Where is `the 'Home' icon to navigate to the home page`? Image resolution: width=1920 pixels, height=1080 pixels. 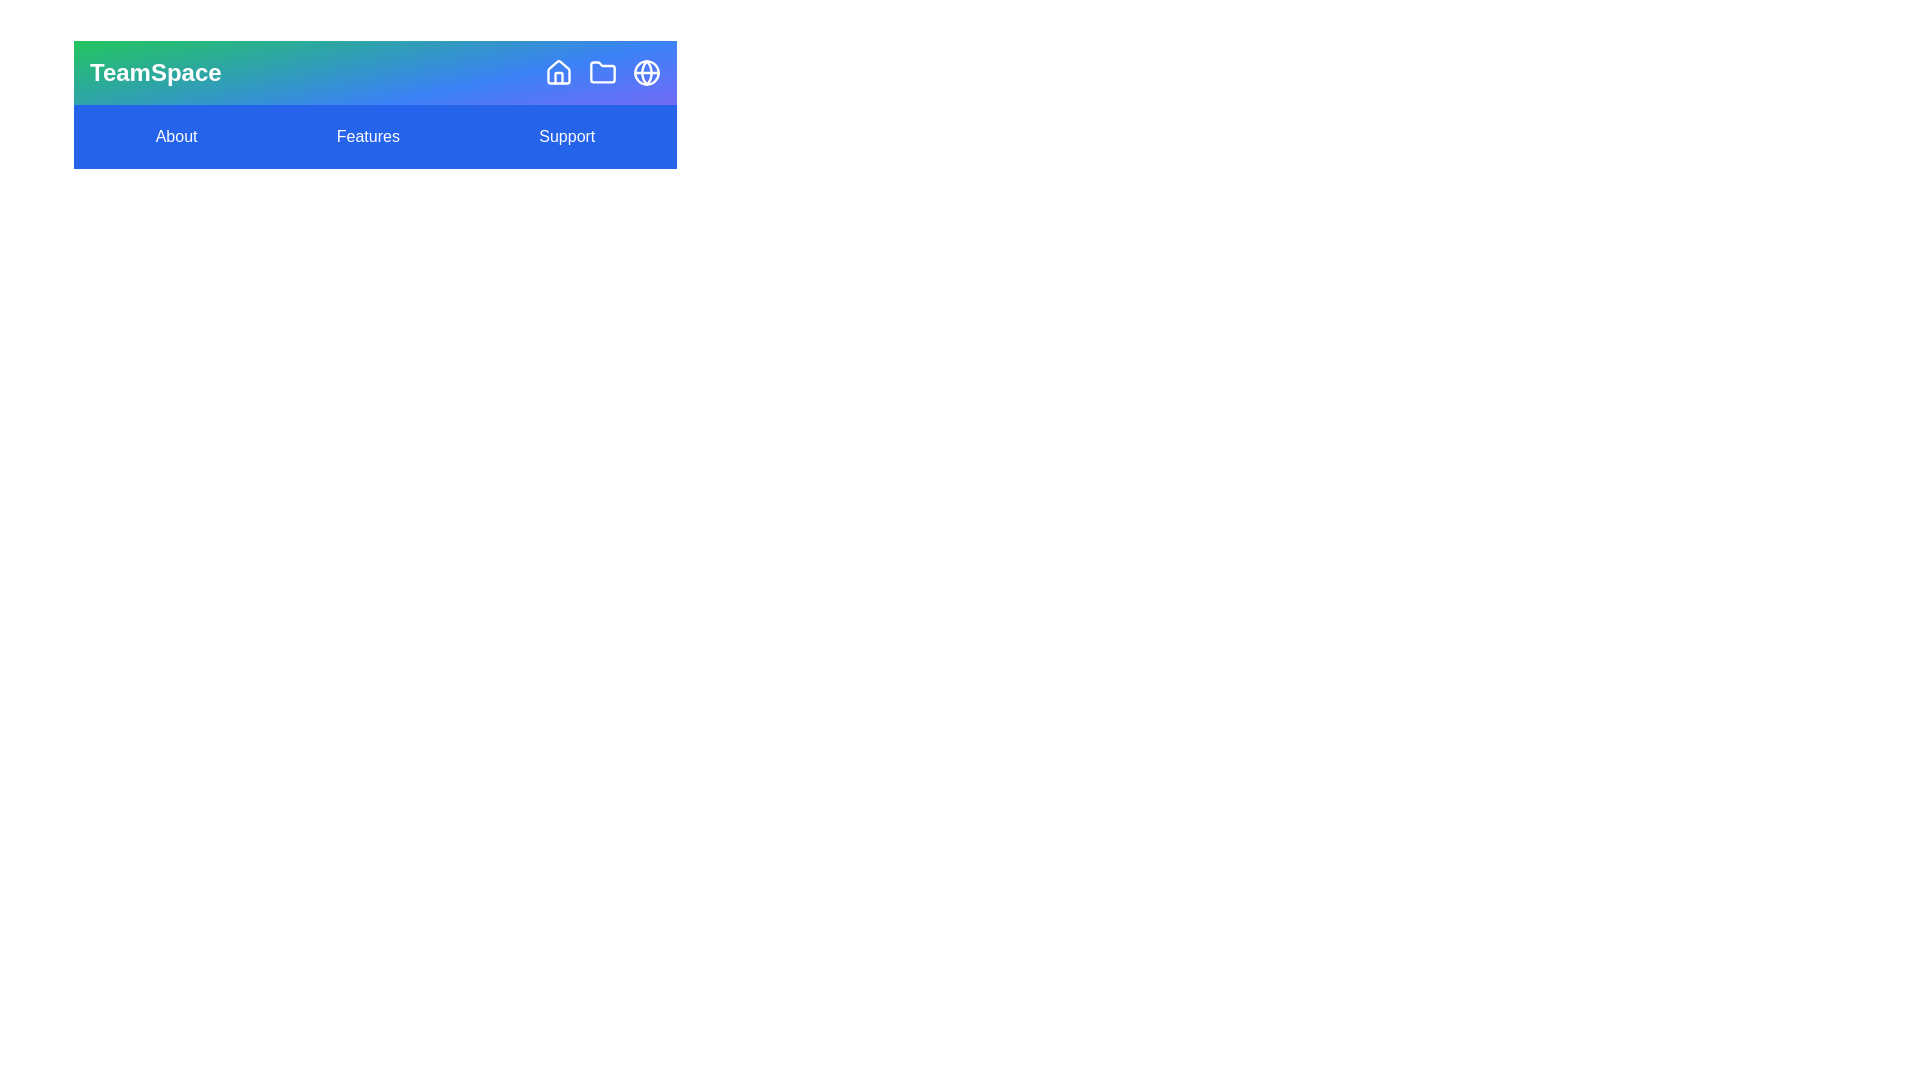
the 'Home' icon to navigate to the home page is located at coordinates (558, 72).